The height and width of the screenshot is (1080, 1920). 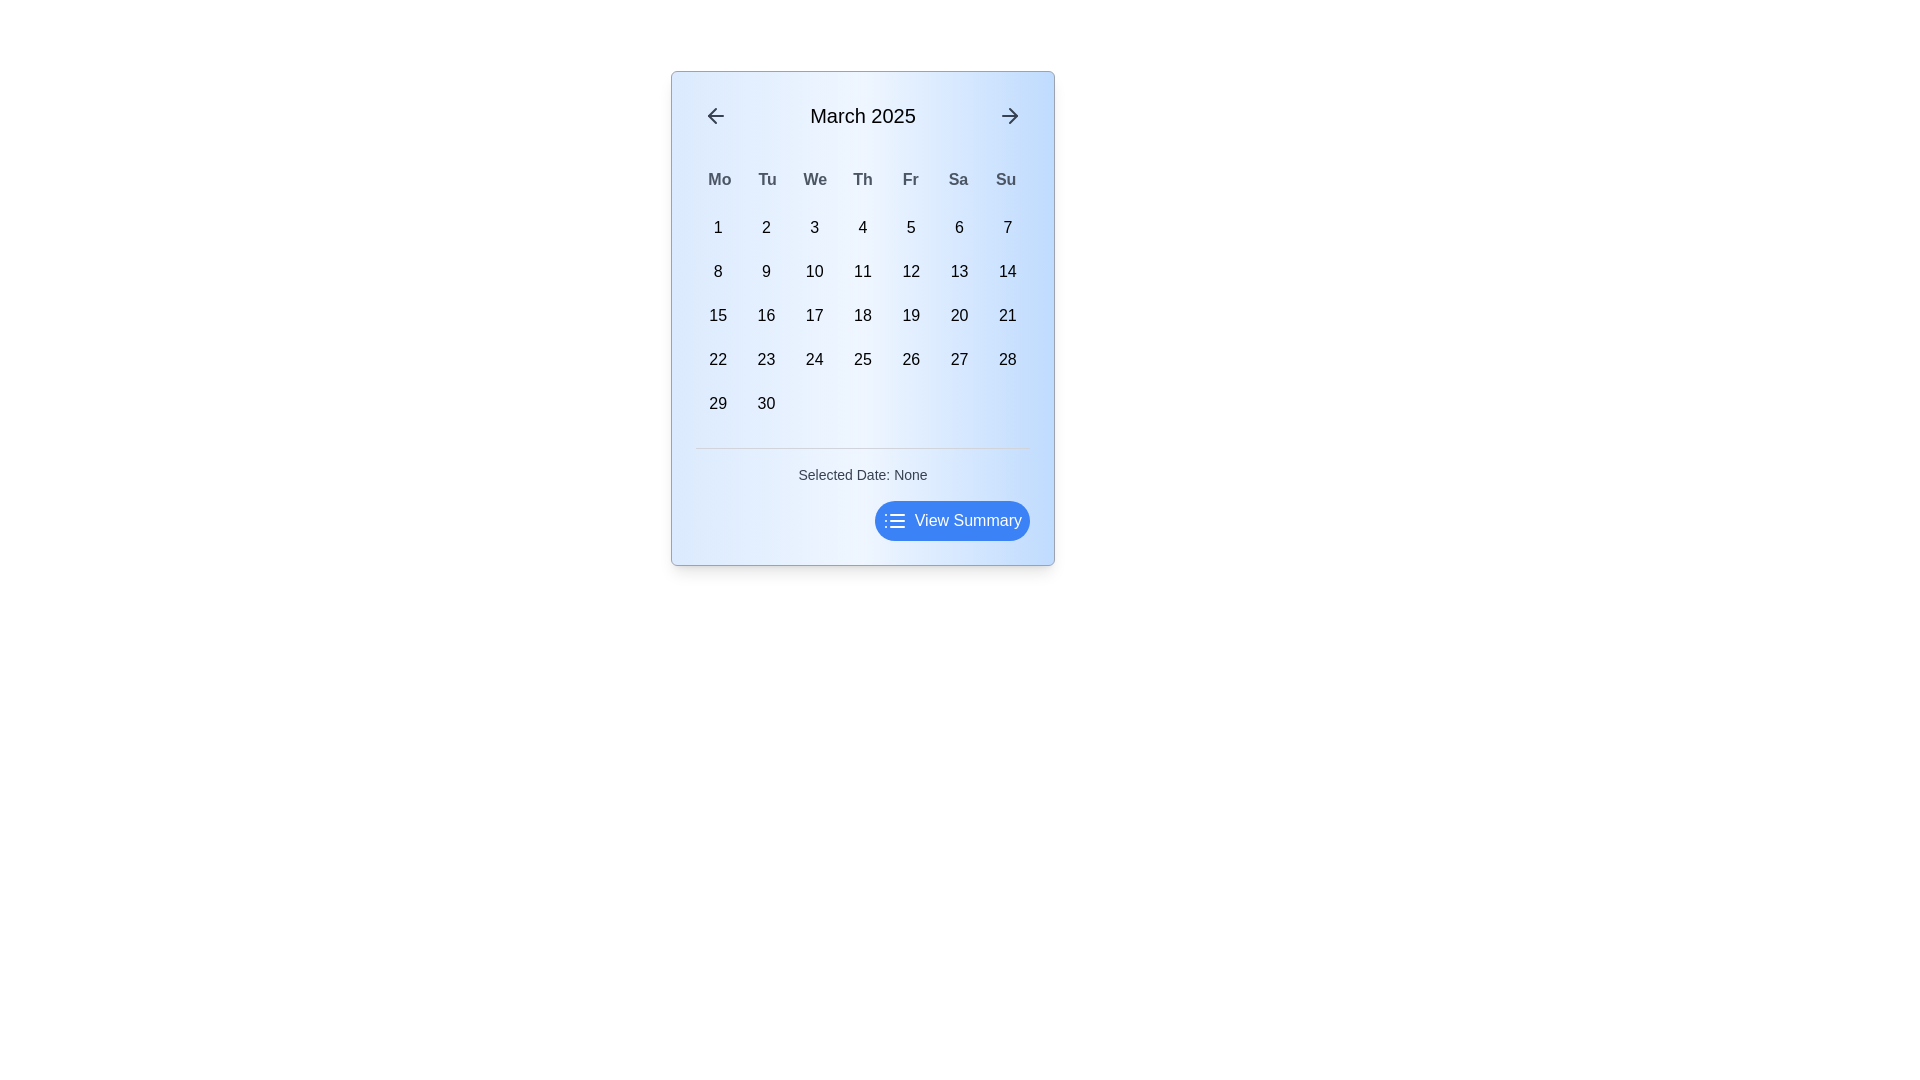 What do you see at coordinates (893, 519) in the screenshot?
I see `the list icon represented by three horizontal lines with small dots on the left of each line, which is enclosed within the 'View Summary' button` at bounding box center [893, 519].